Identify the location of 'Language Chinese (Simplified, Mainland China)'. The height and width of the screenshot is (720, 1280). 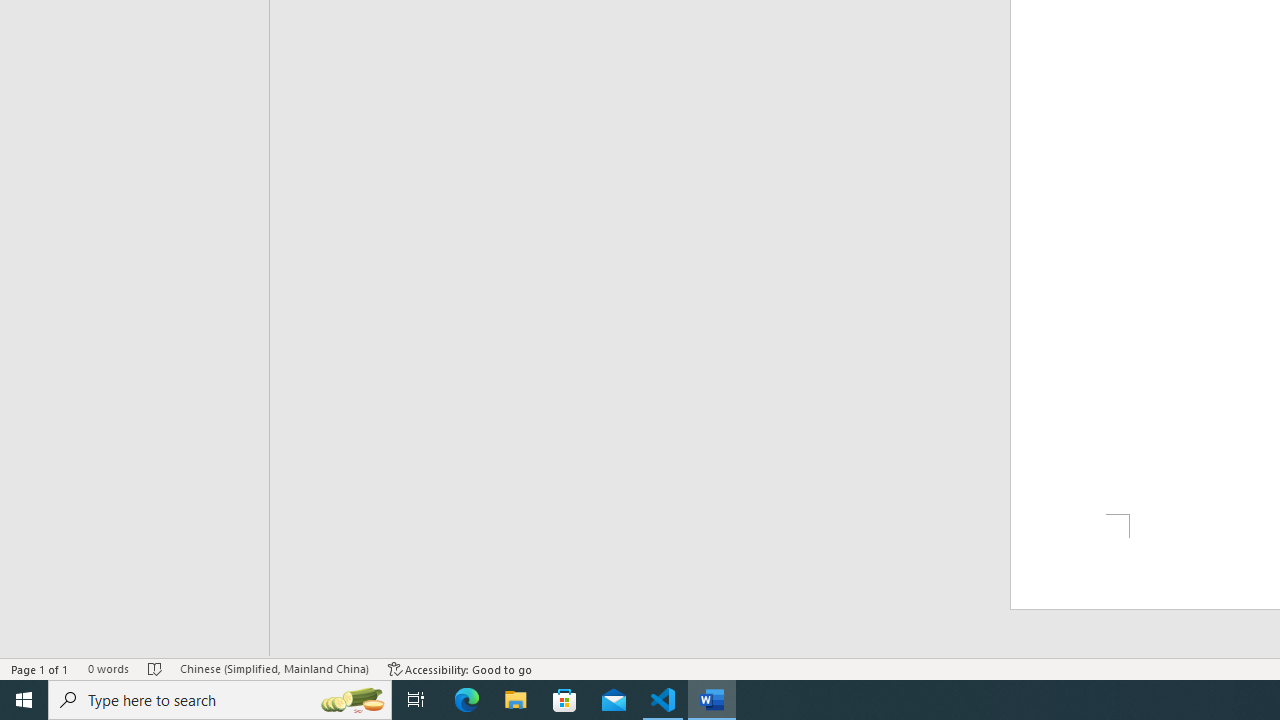
(273, 669).